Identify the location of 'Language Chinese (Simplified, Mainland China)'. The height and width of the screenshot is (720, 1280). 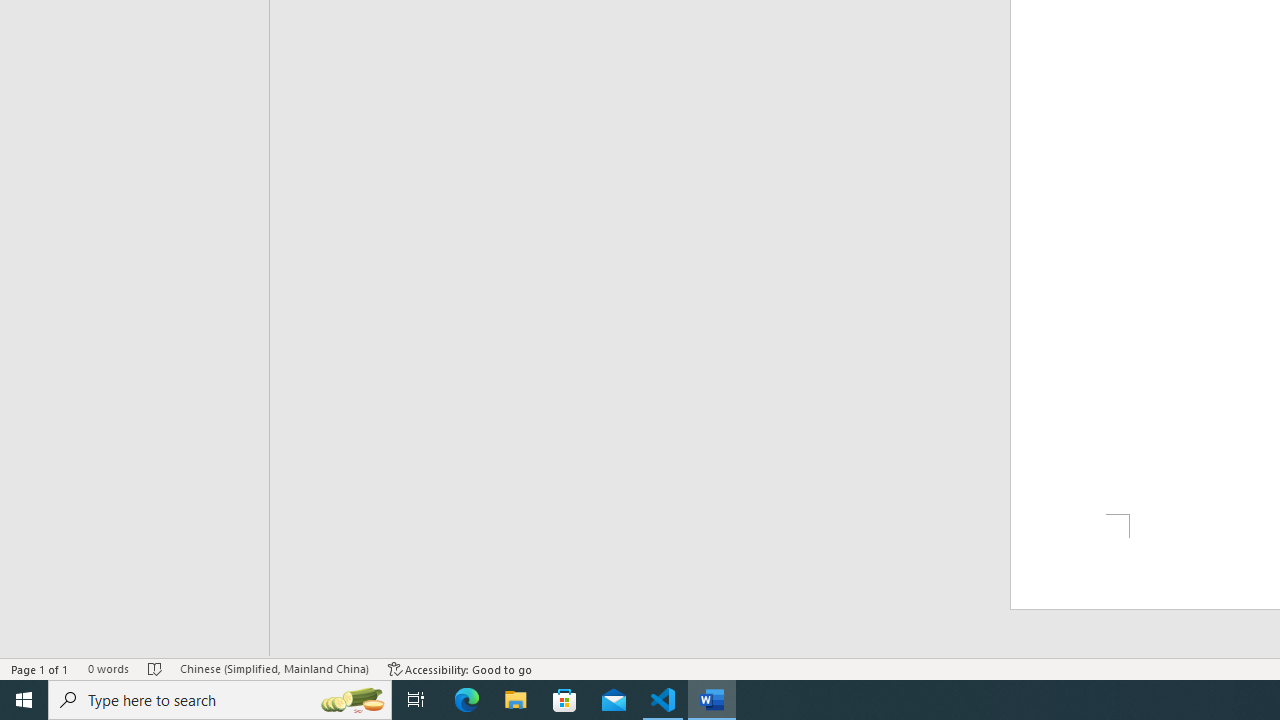
(273, 669).